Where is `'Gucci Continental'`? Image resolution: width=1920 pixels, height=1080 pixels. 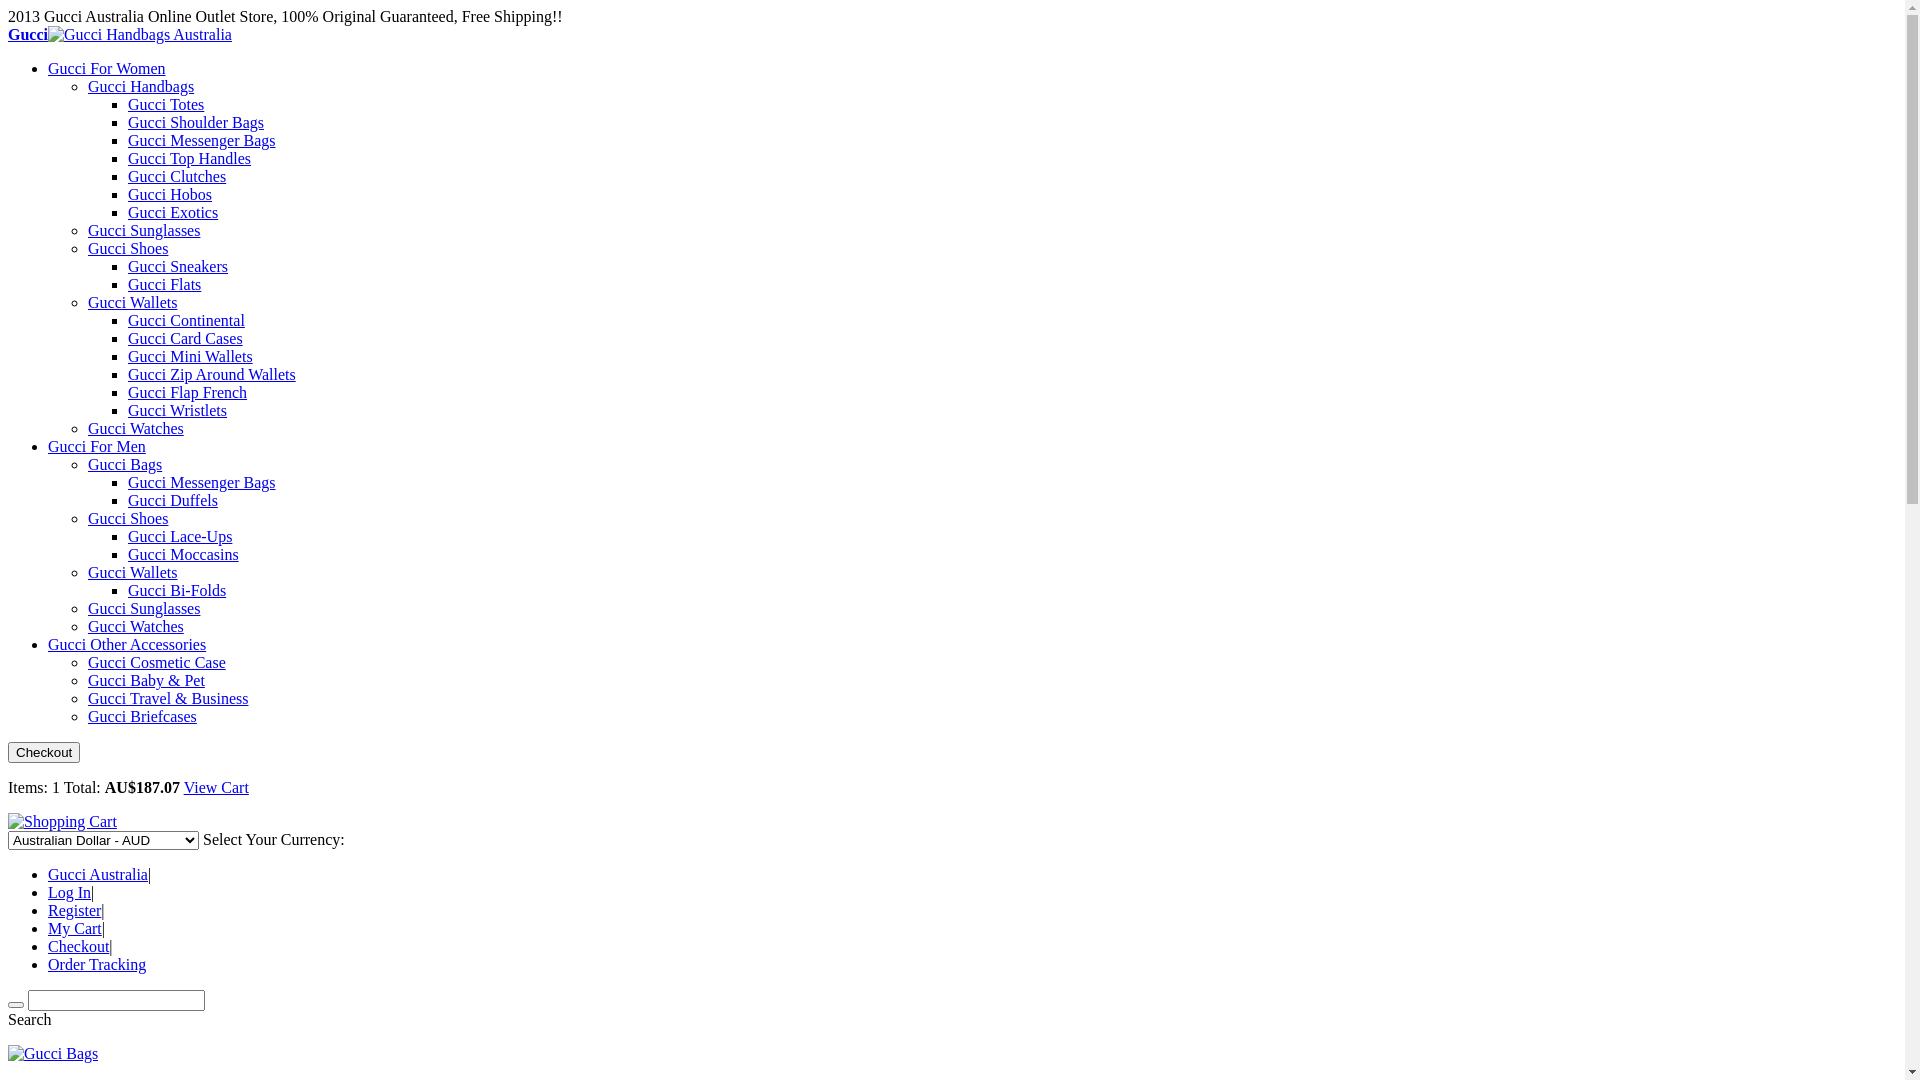
'Gucci Continental' is located at coordinates (186, 319).